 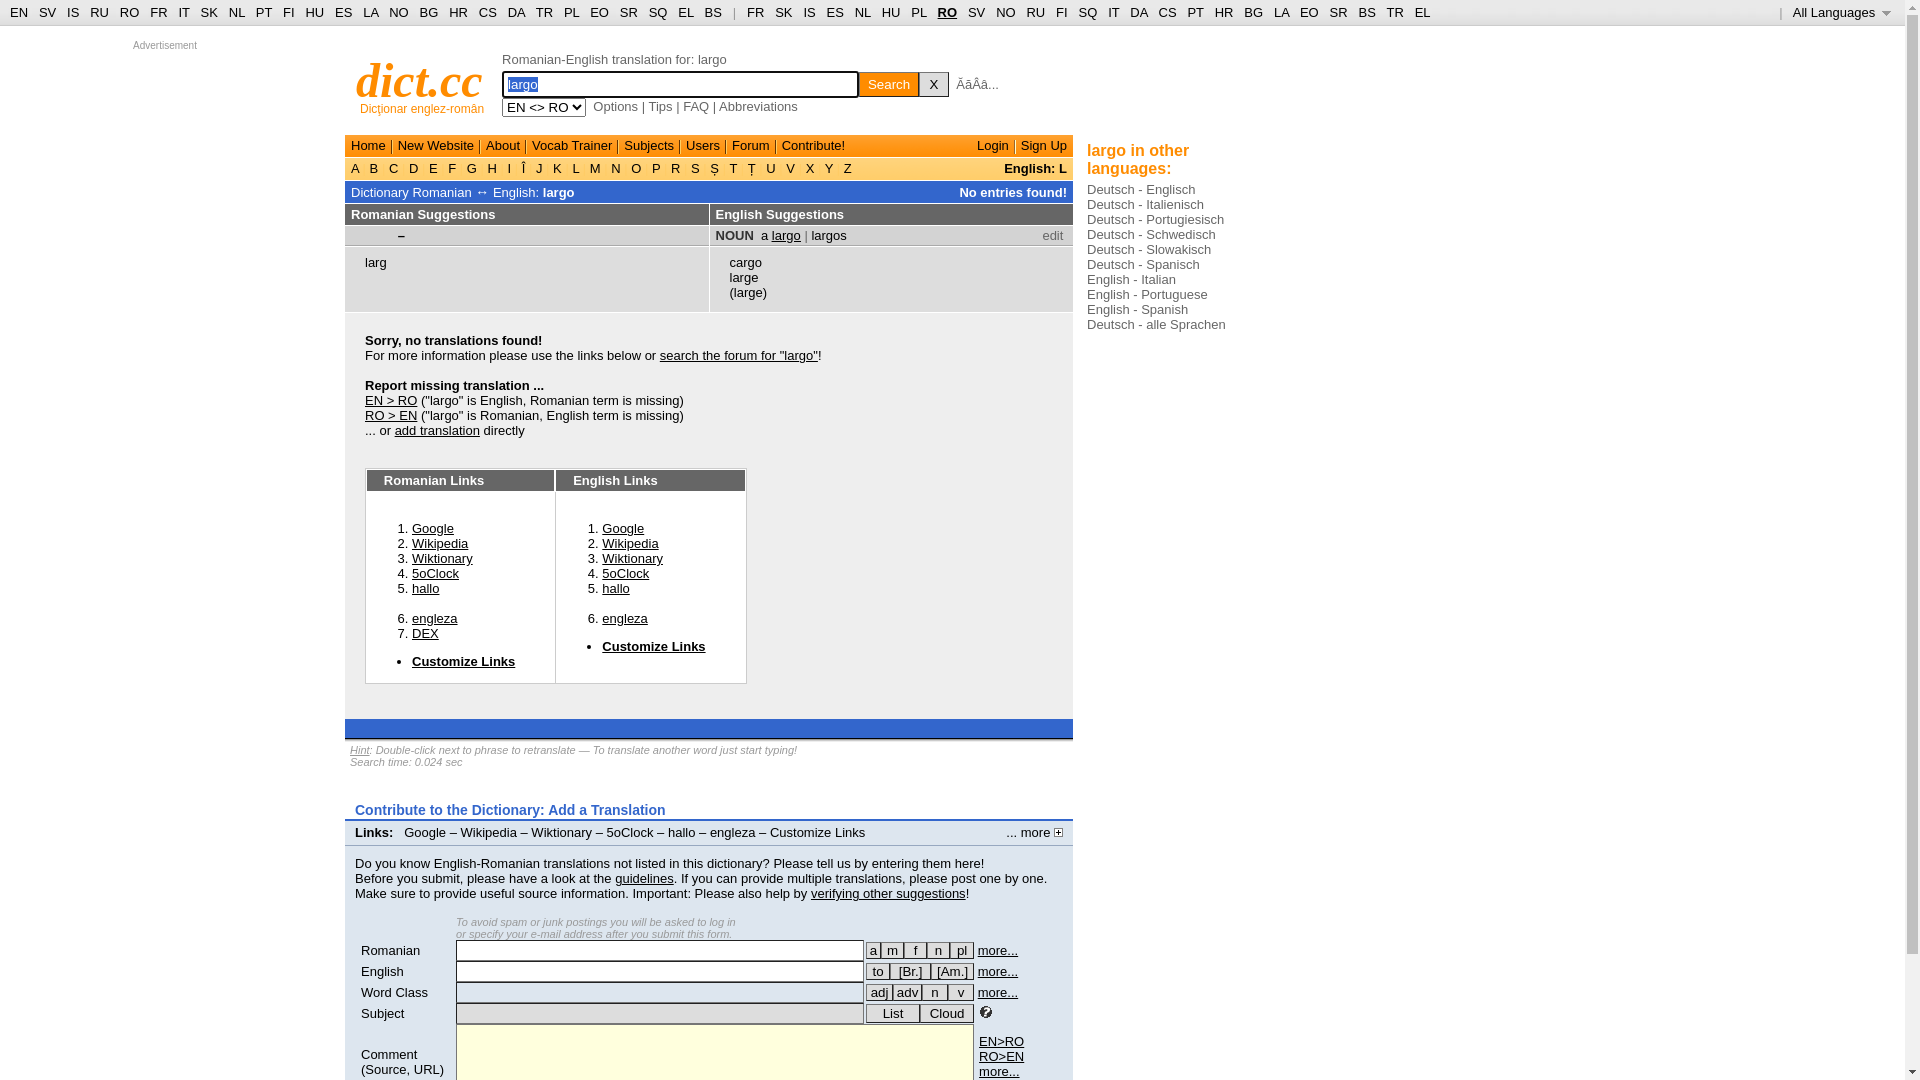 I want to click on 'edit', so click(x=1051, y=234).